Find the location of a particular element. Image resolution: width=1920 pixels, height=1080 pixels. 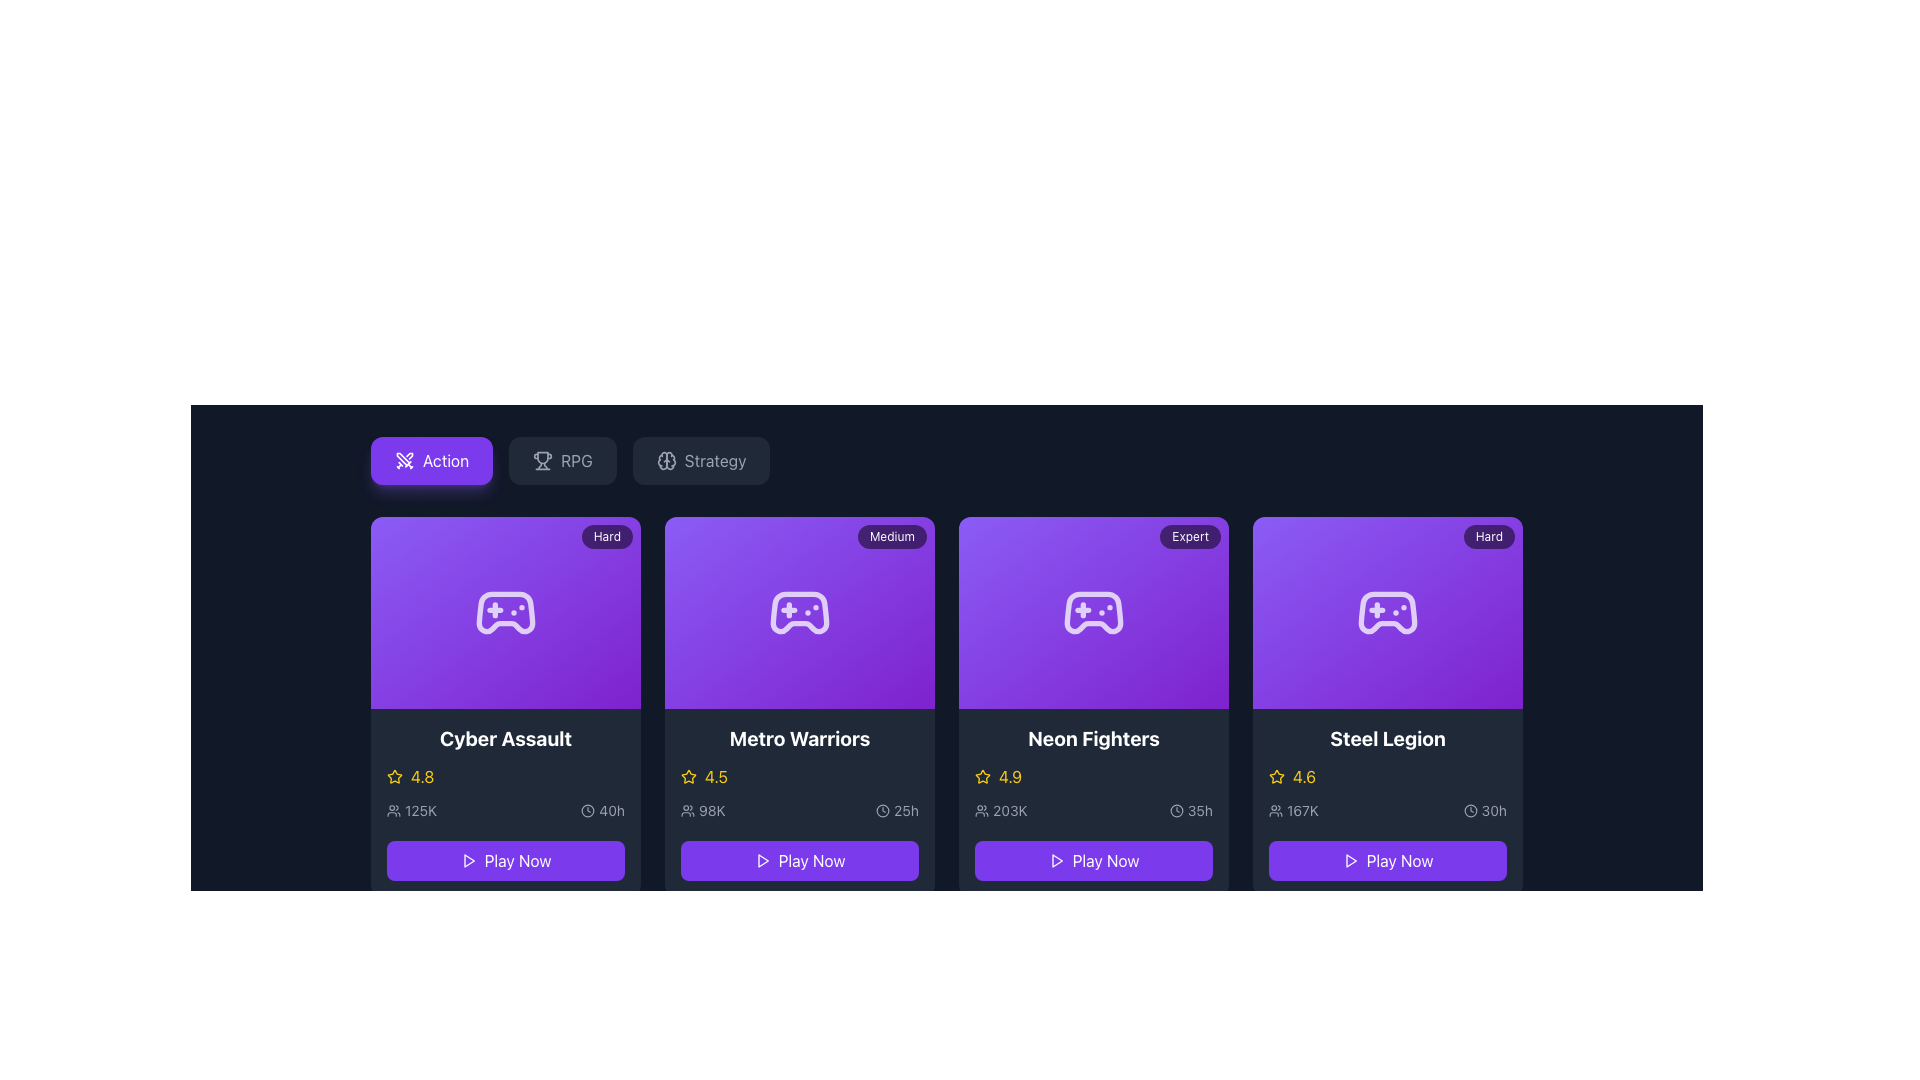

the icon representing the 'Strategy' category, located to the left of the text 'Strategy' is located at coordinates (666, 461).